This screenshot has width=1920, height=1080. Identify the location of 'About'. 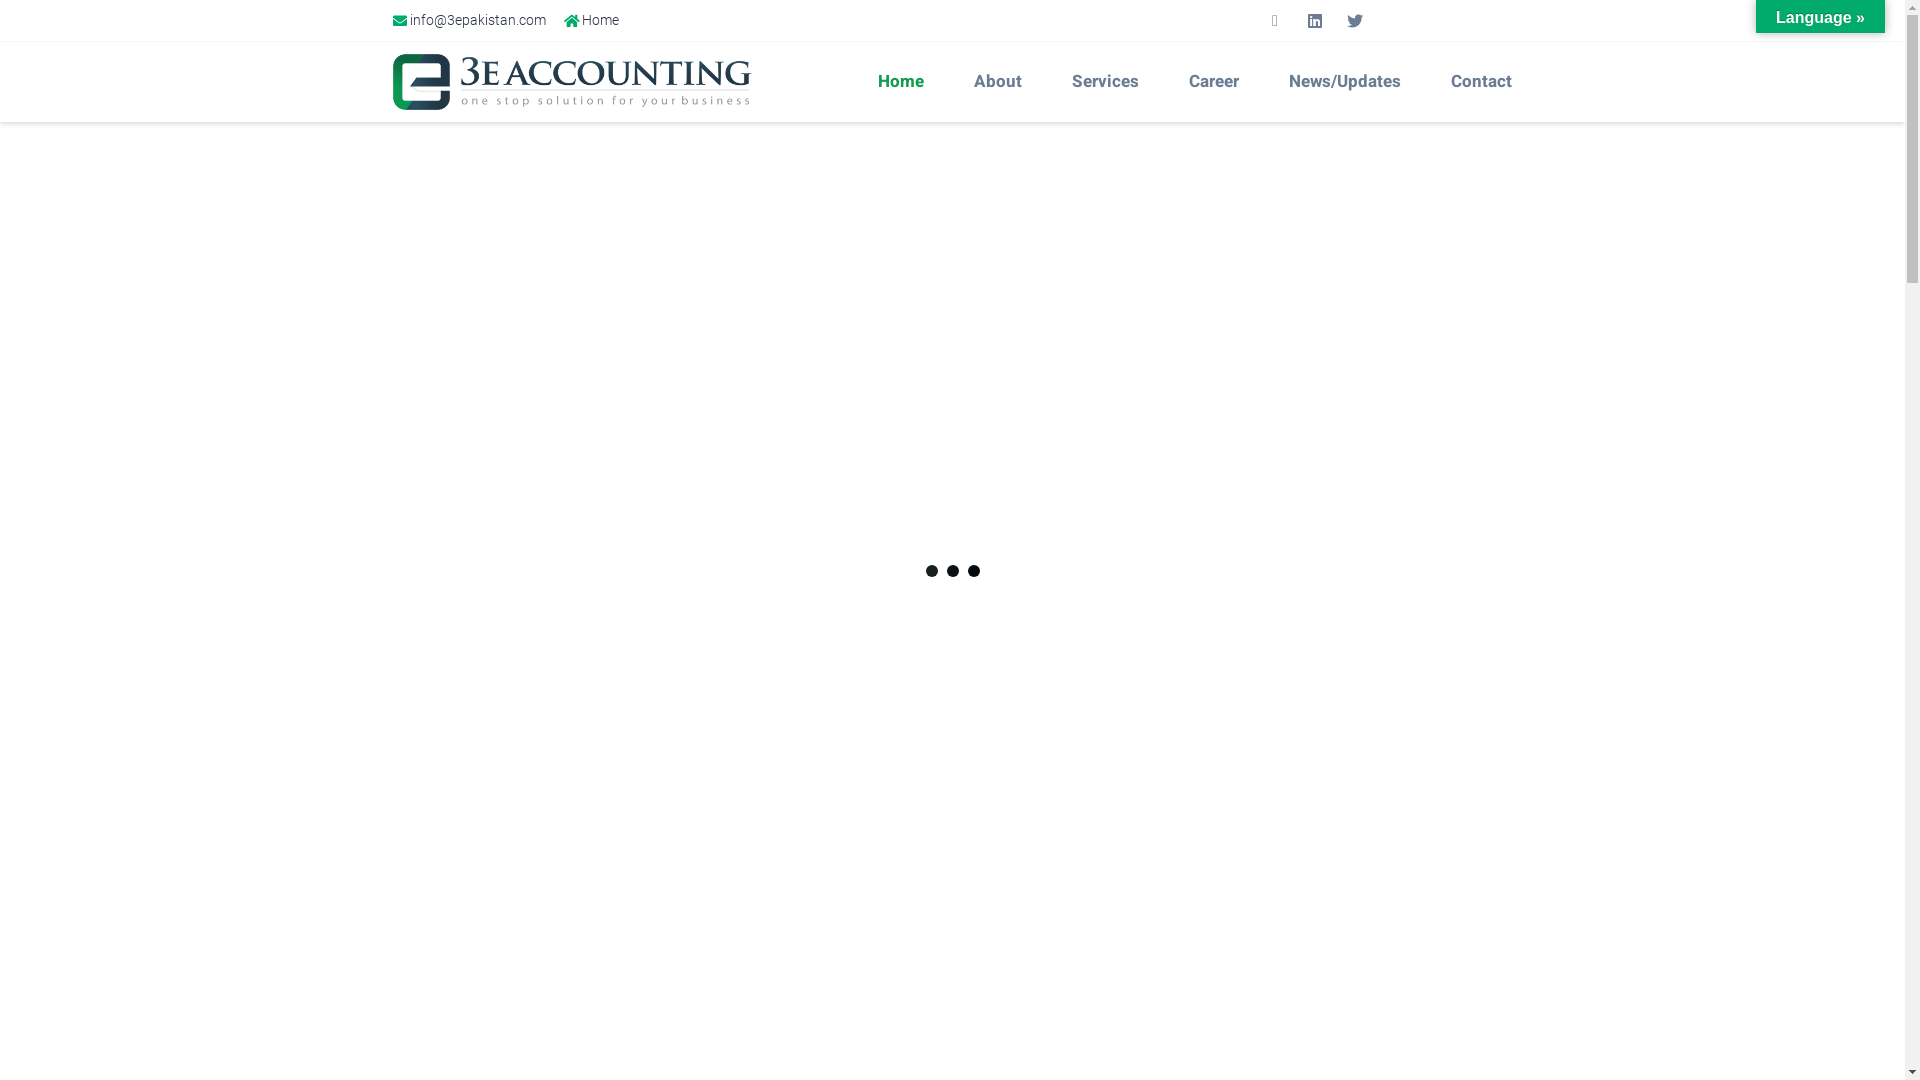
(1003, 80).